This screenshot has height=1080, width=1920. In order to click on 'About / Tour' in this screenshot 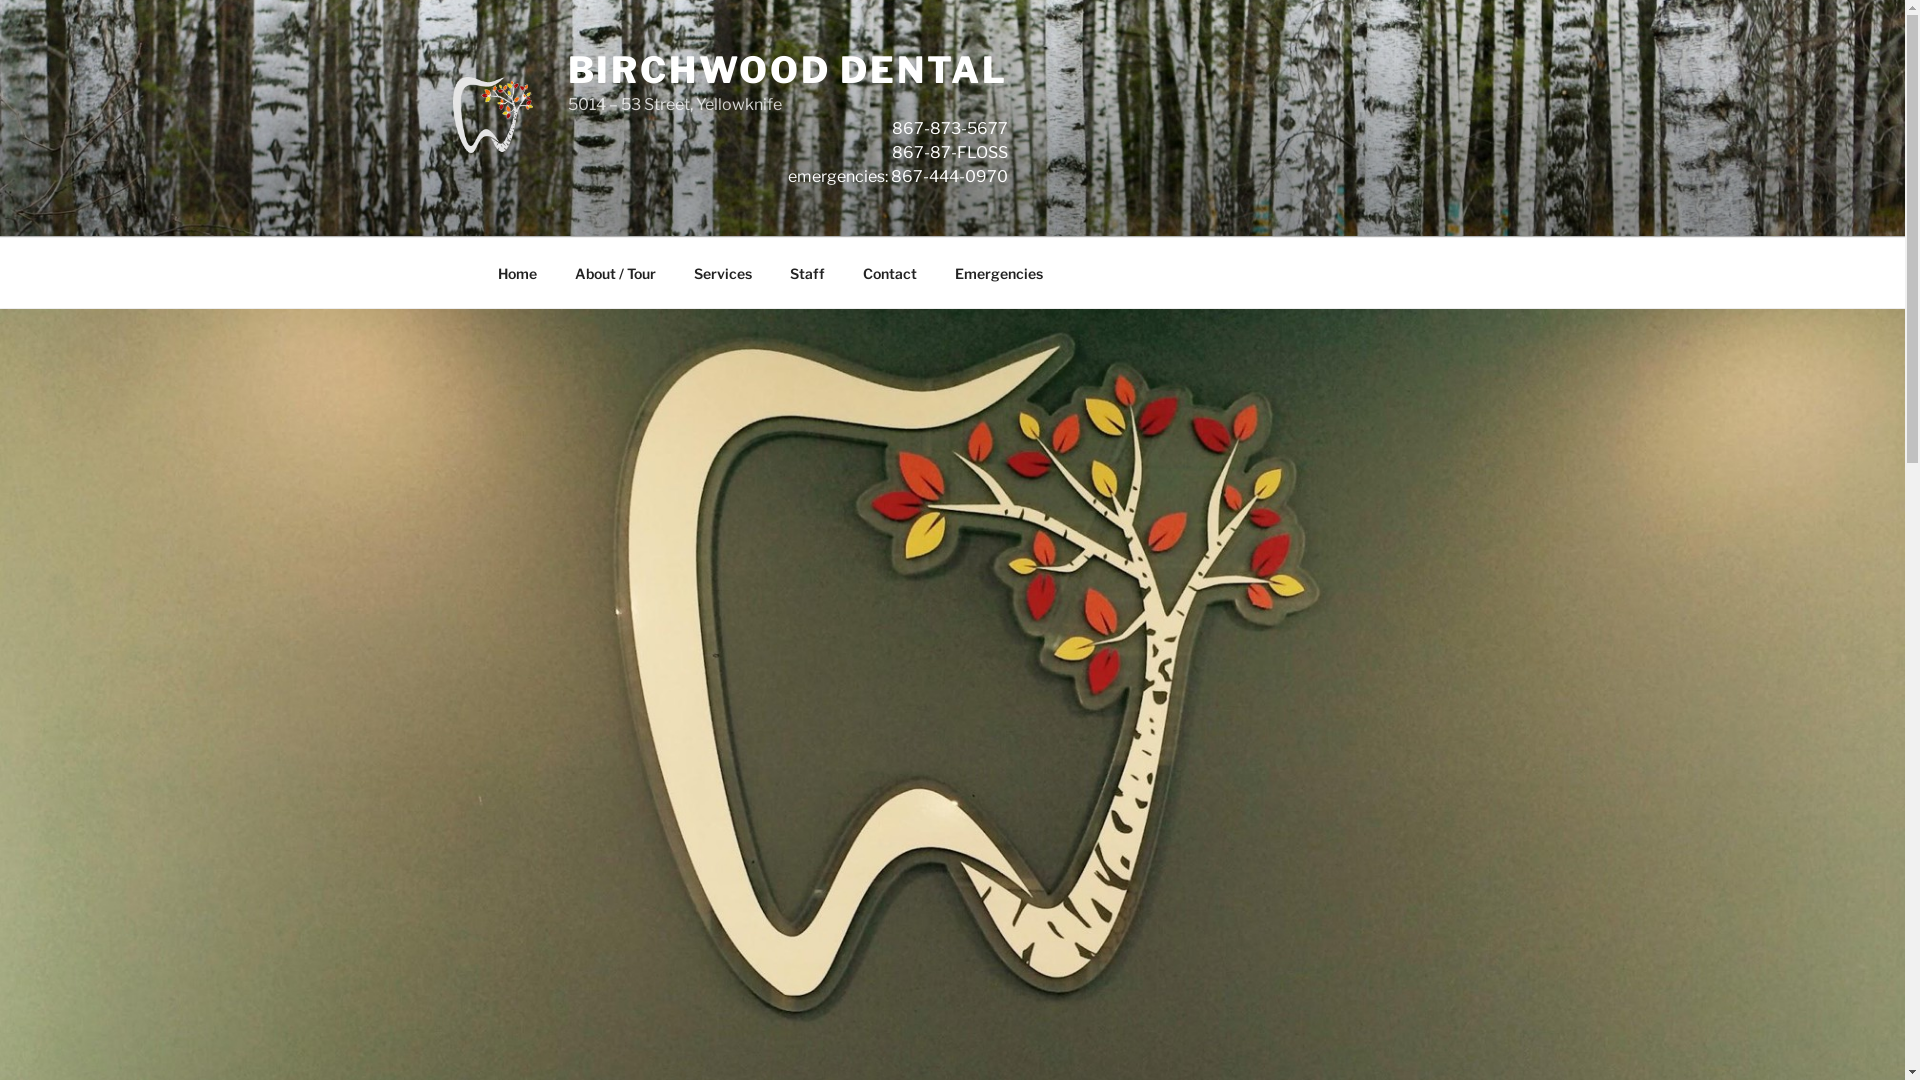, I will do `click(614, 272)`.